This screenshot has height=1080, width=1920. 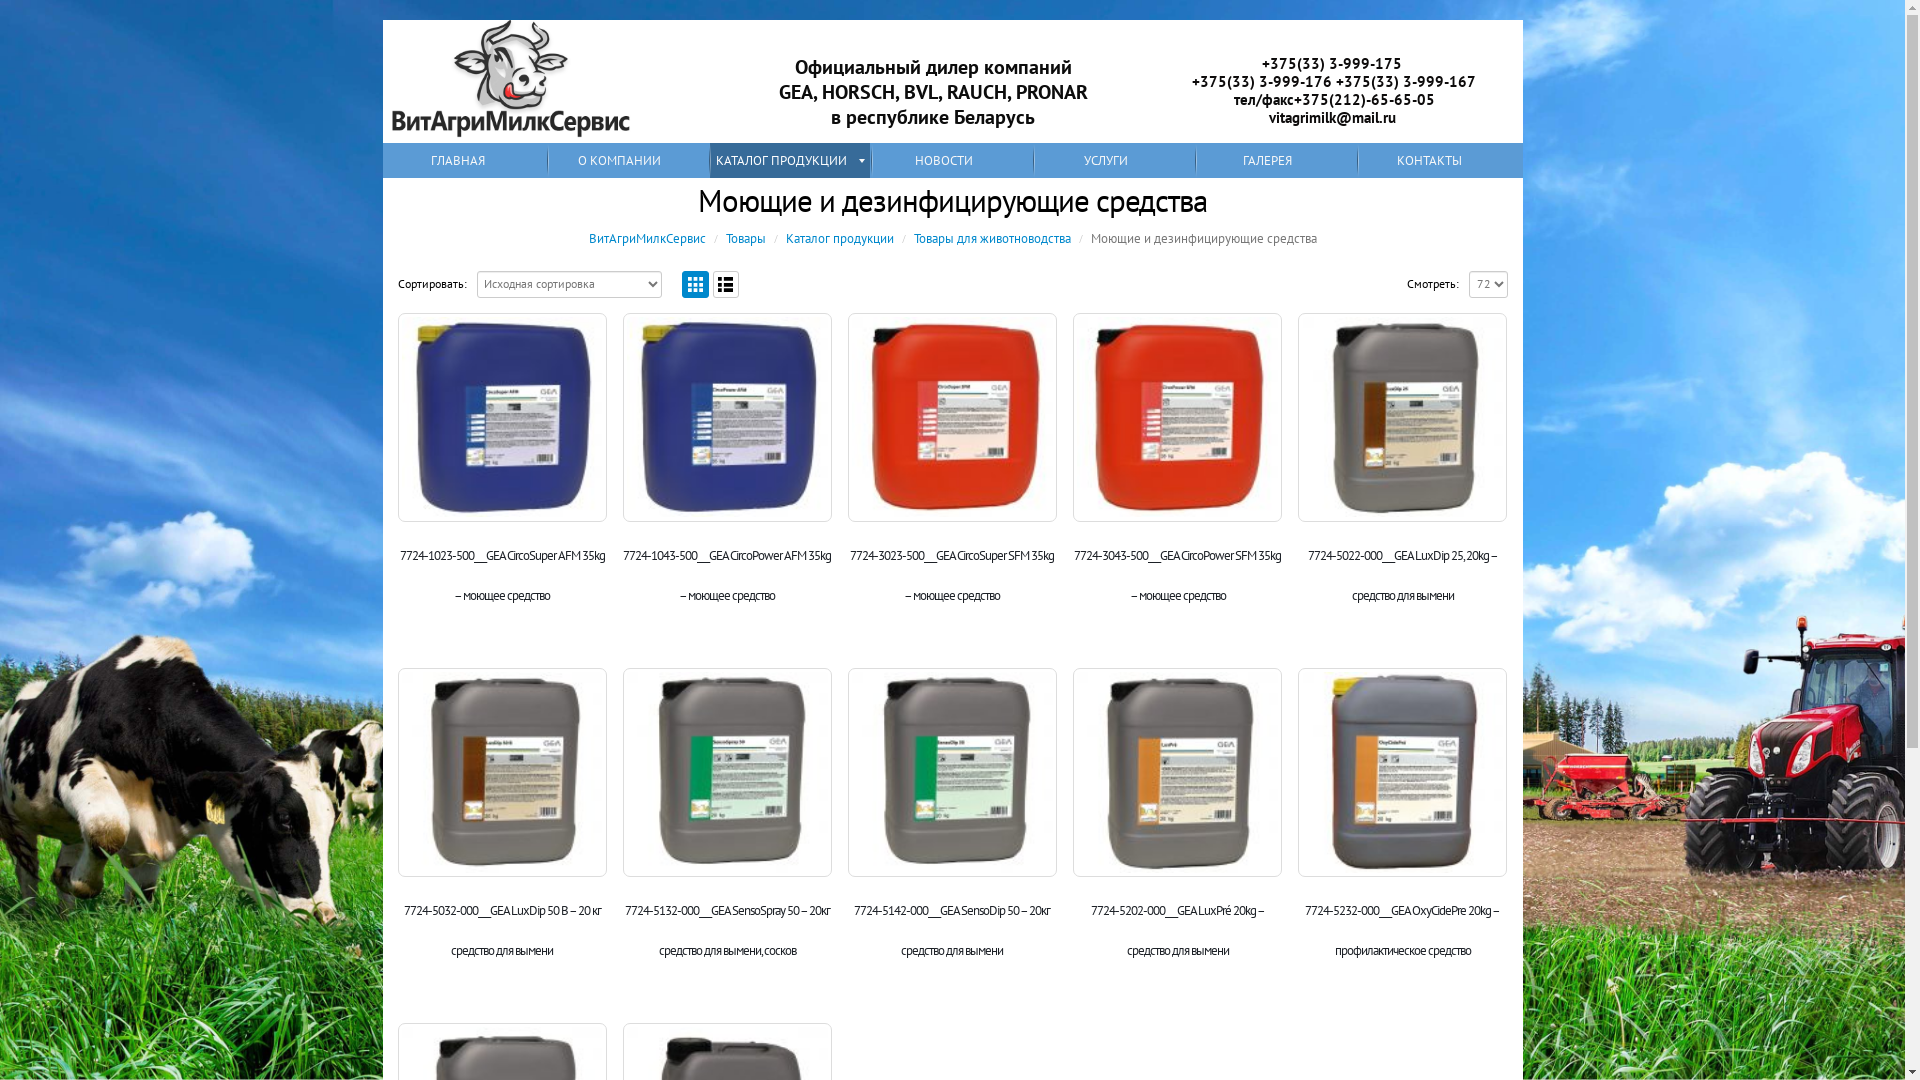 I want to click on 'vitagrimilk@mail.ru ', so click(x=1334, y=117).